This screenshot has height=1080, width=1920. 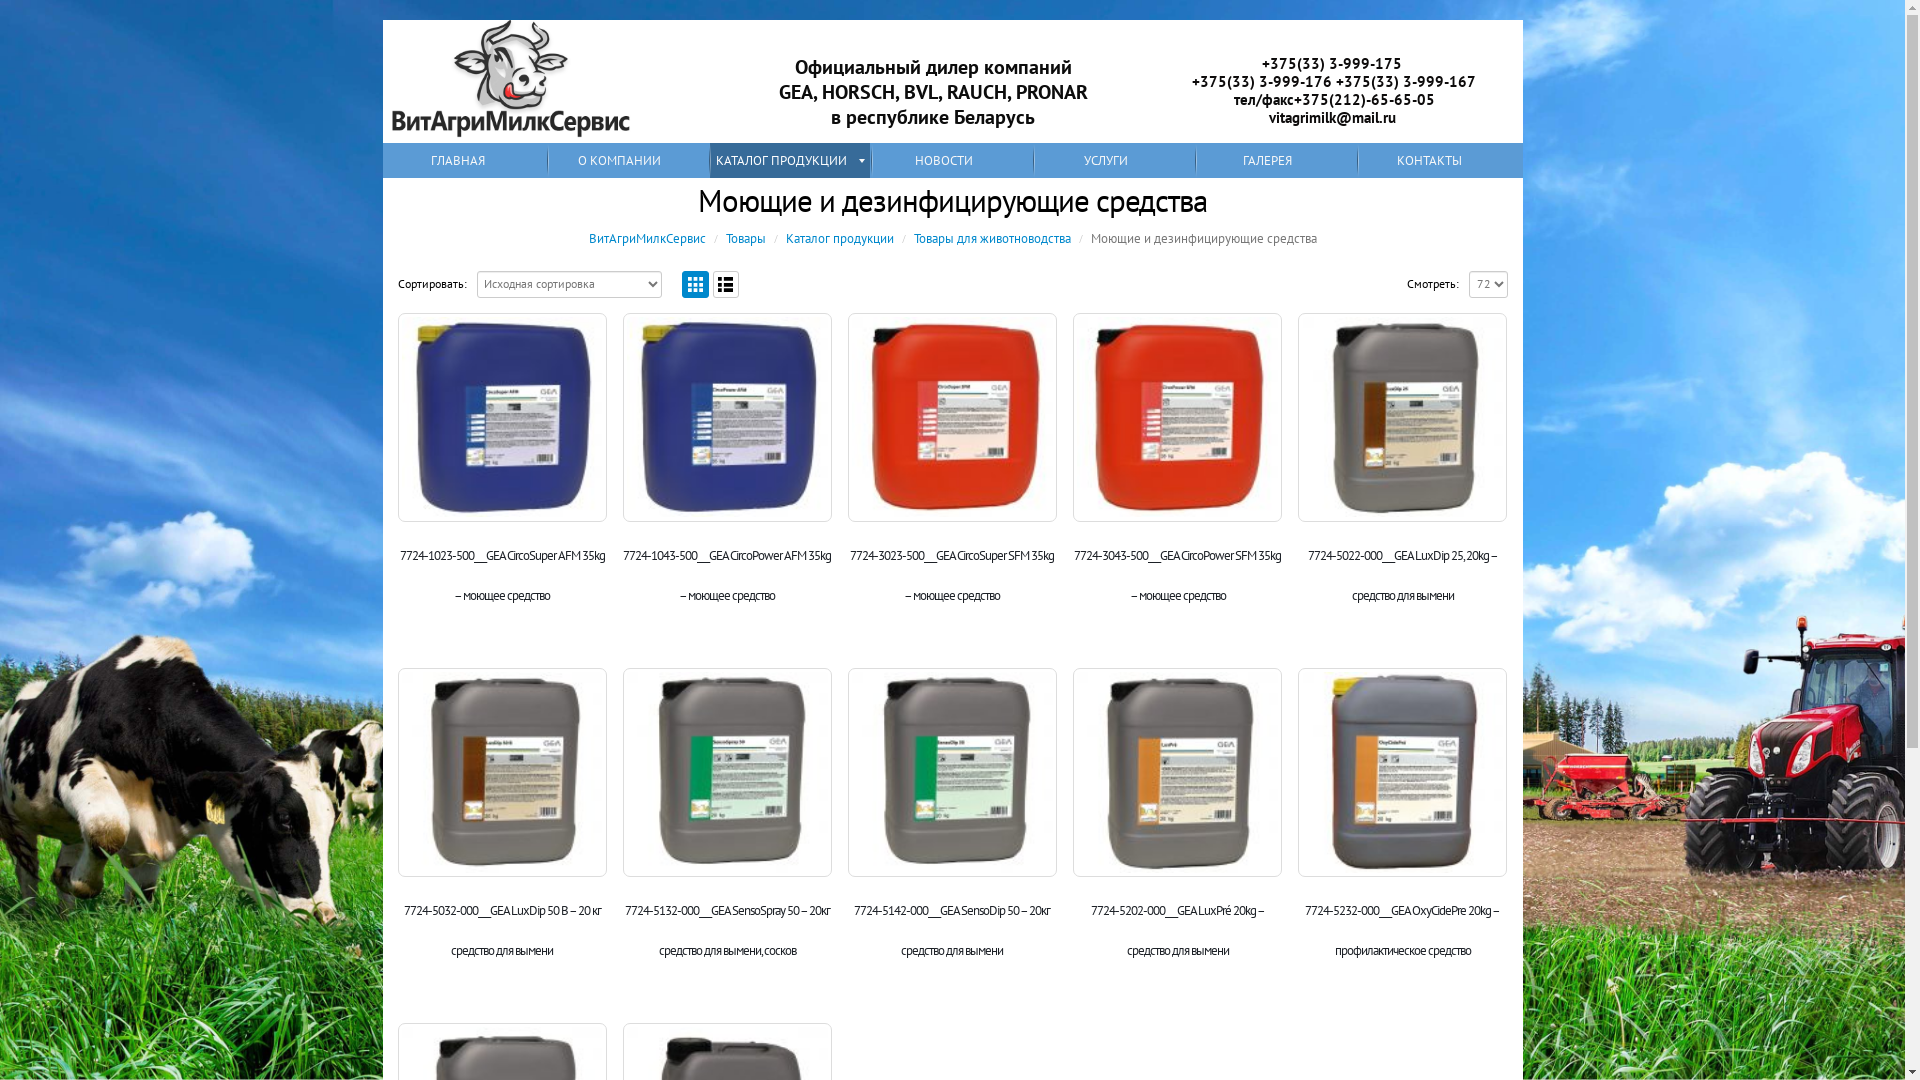 I want to click on 'vitagrimilk@mail.ru ', so click(x=1334, y=117).